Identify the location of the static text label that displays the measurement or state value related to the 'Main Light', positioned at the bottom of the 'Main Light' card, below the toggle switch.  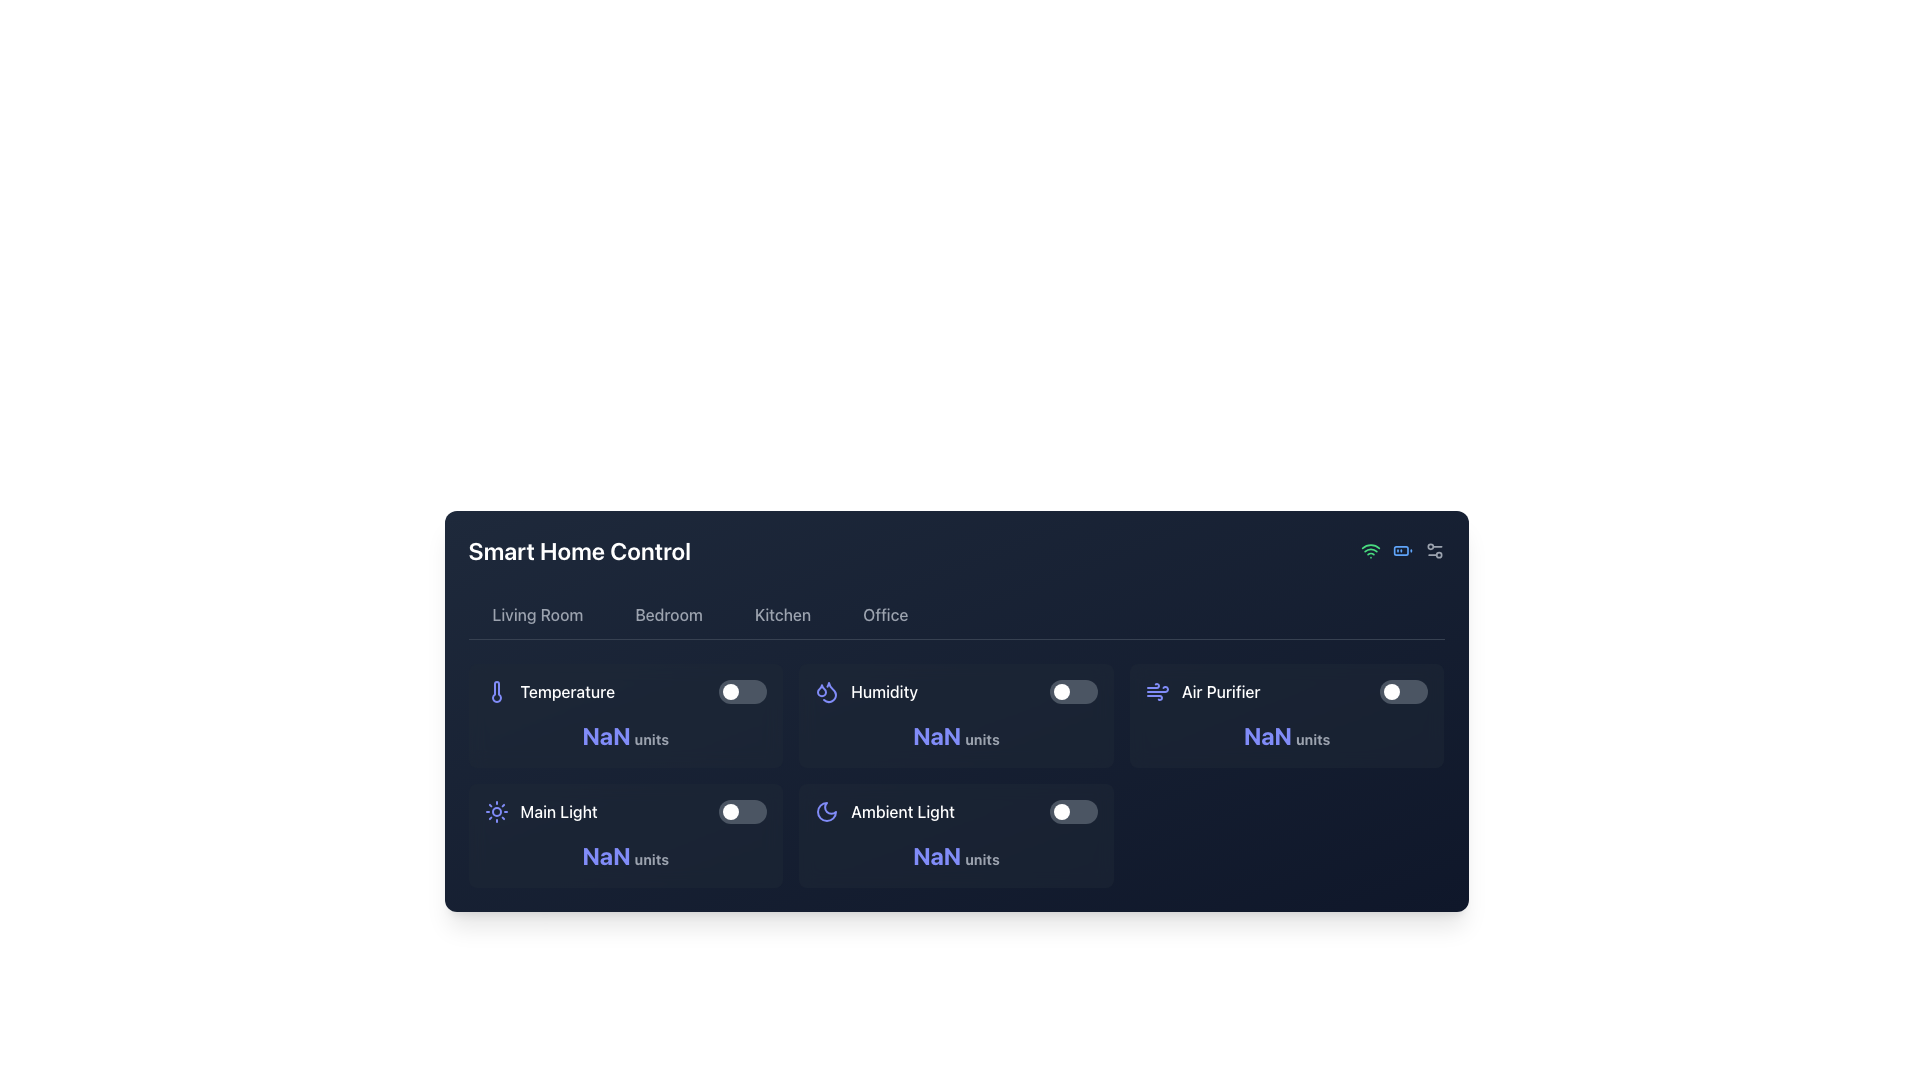
(624, 855).